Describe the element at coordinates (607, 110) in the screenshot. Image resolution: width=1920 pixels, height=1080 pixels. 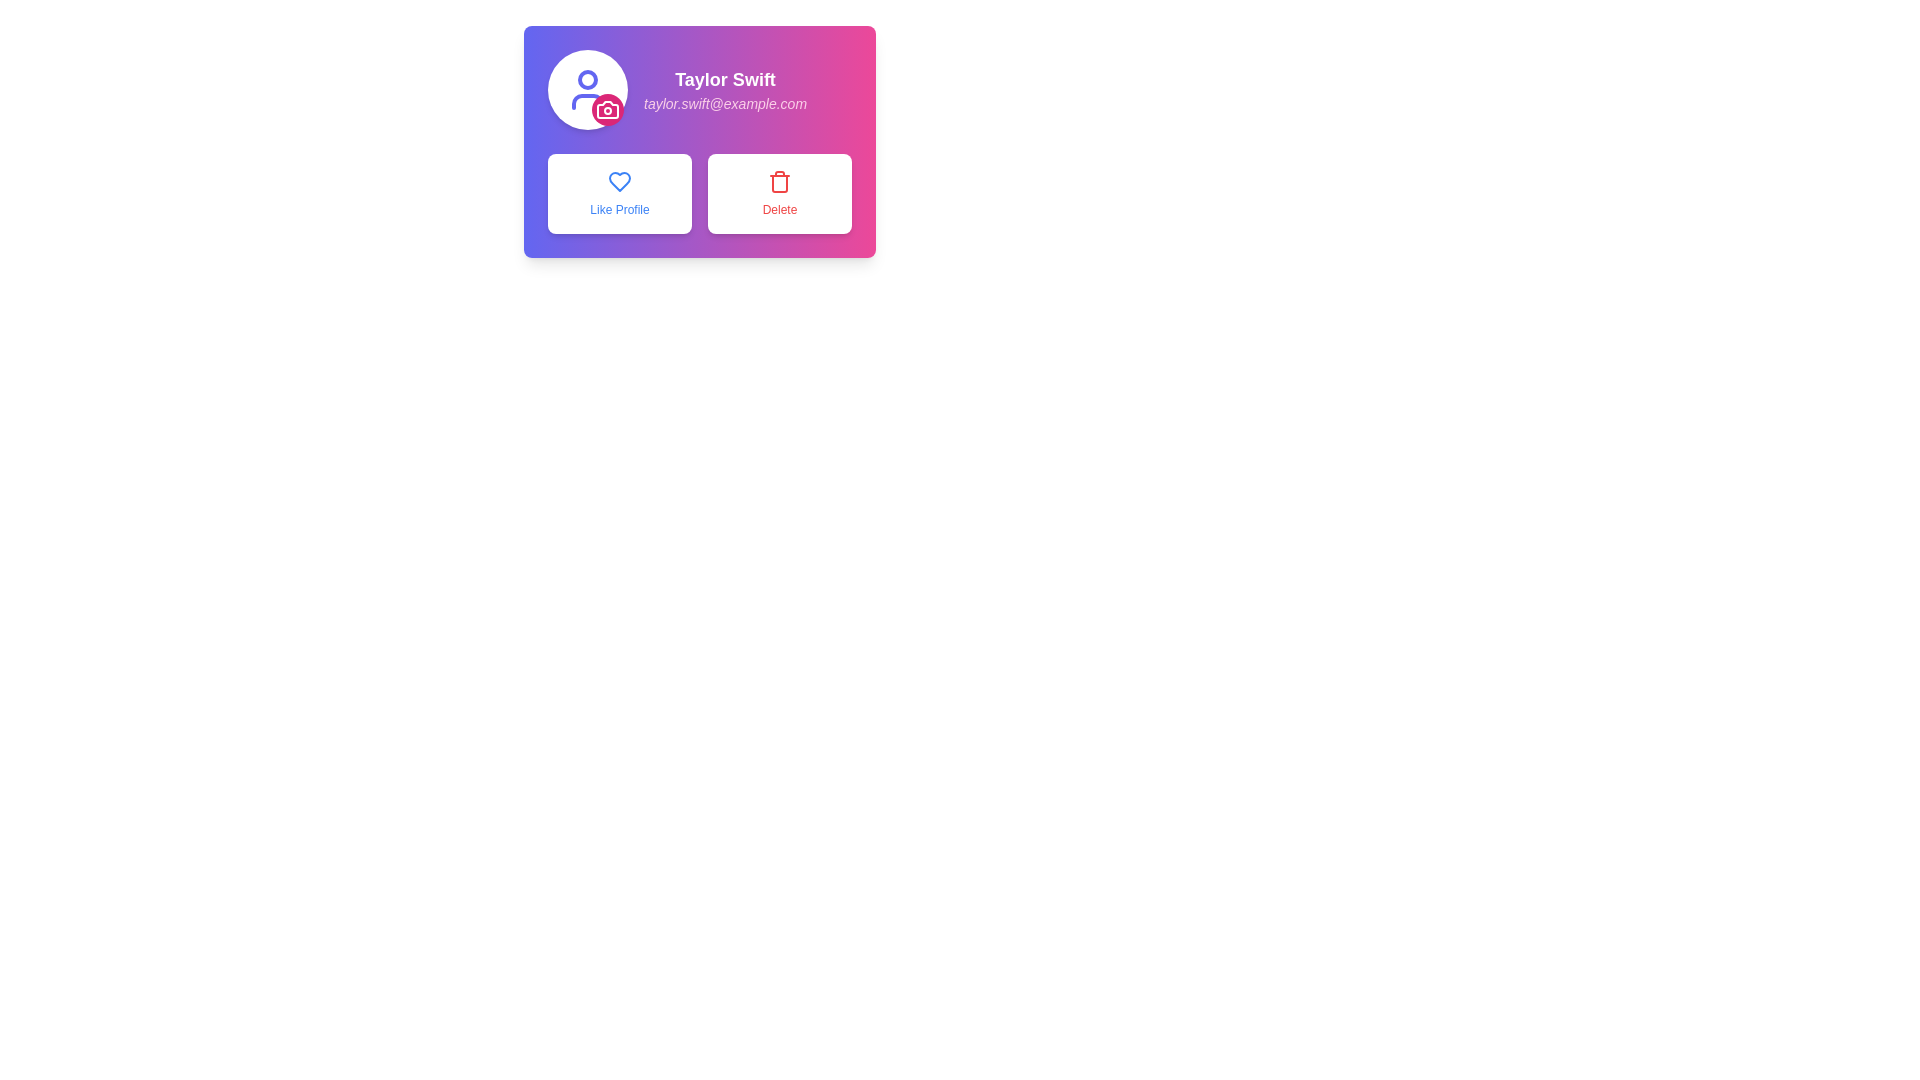
I see `the pink circular button with an SVG camera icon located at the bottom-right corner of the user card to upload or select a new image` at that location.